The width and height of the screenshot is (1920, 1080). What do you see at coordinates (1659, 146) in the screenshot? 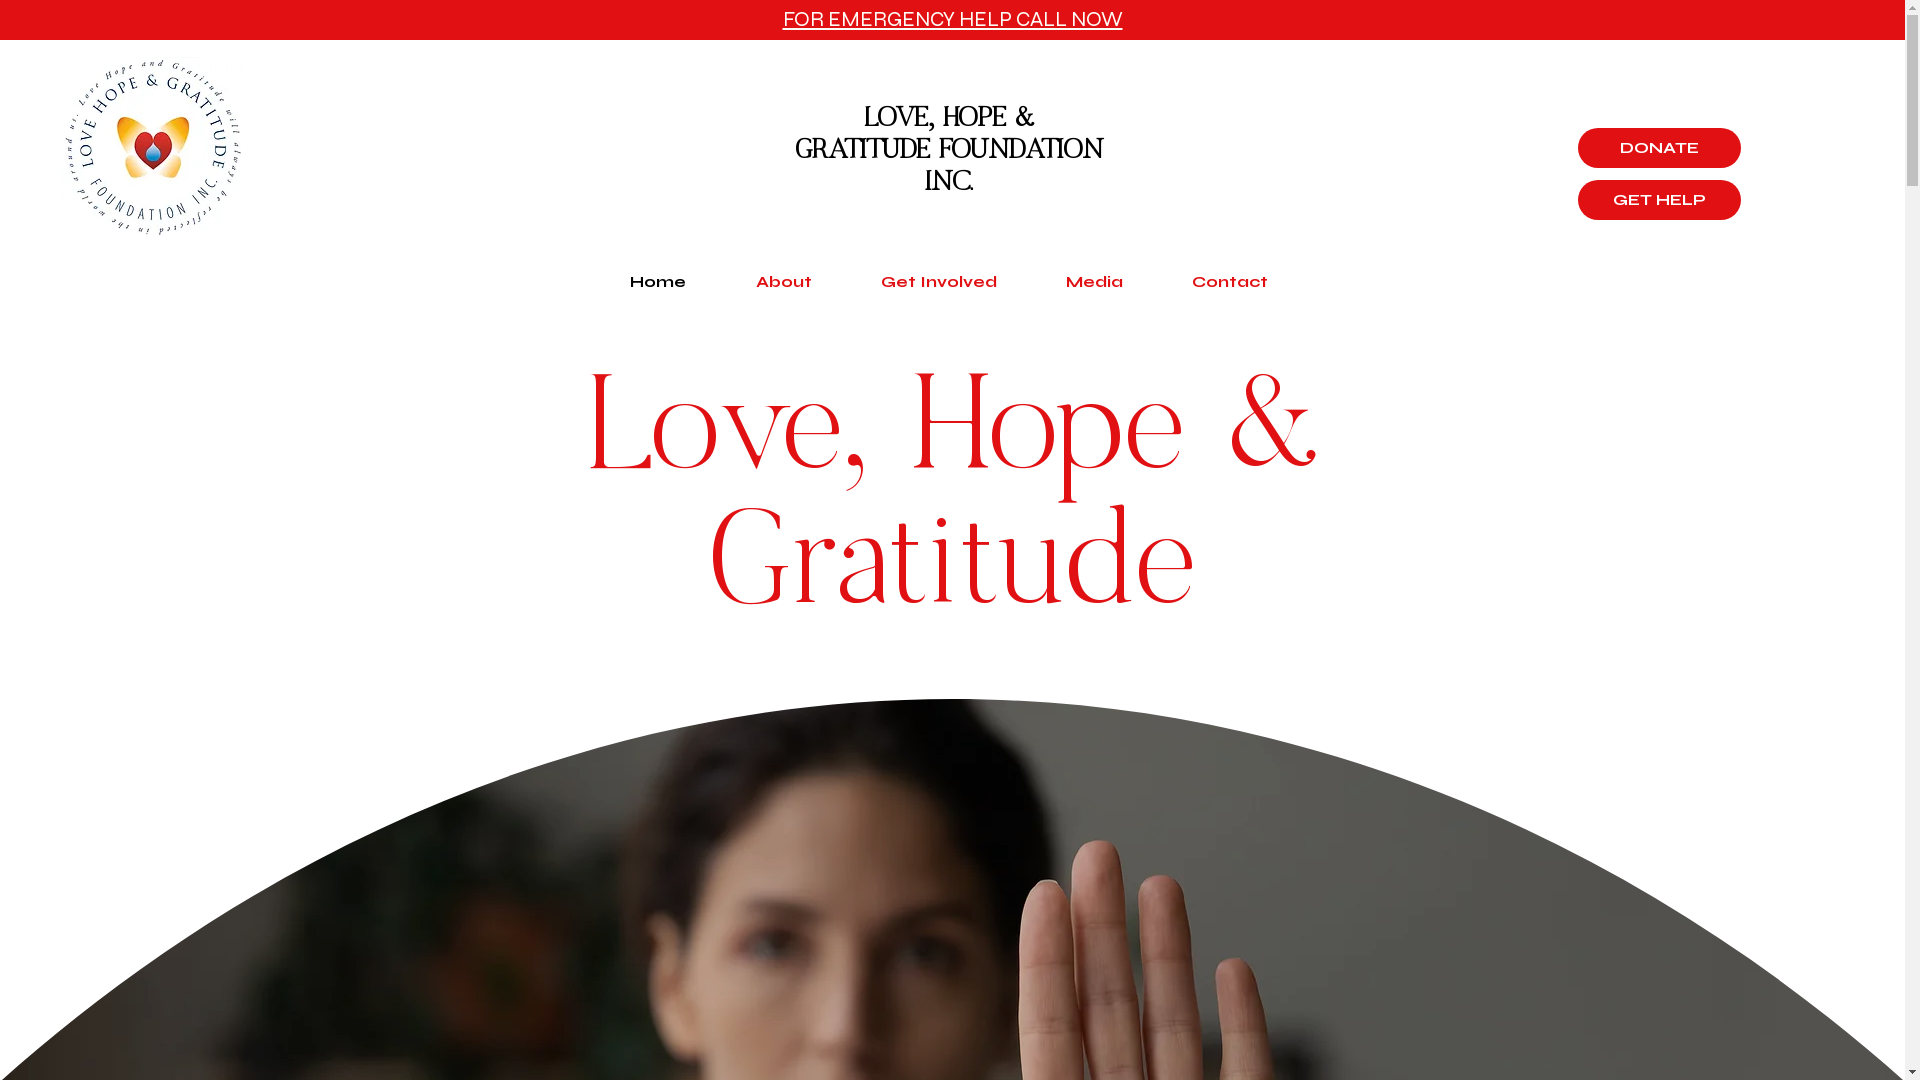
I see `'DONATE'` at bounding box center [1659, 146].